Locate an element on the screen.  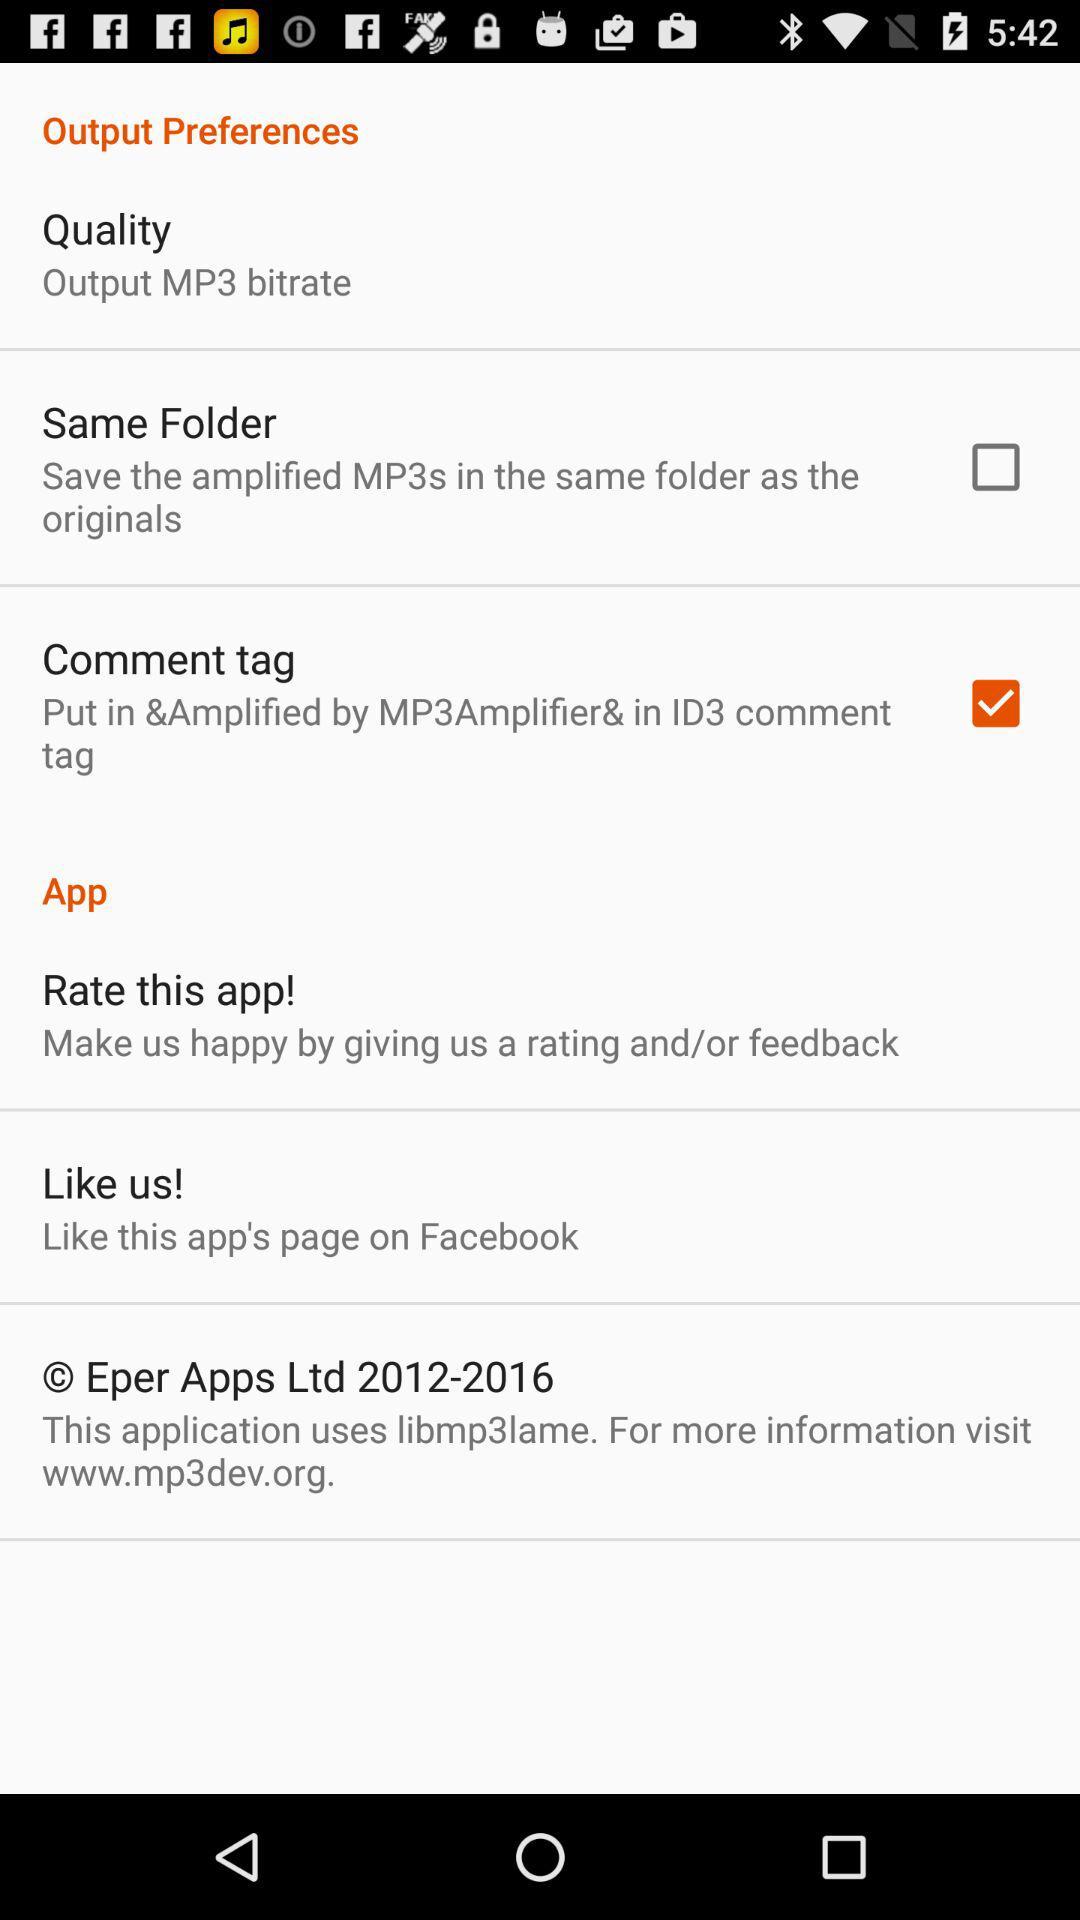
the make us happy app is located at coordinates (470, 1040).